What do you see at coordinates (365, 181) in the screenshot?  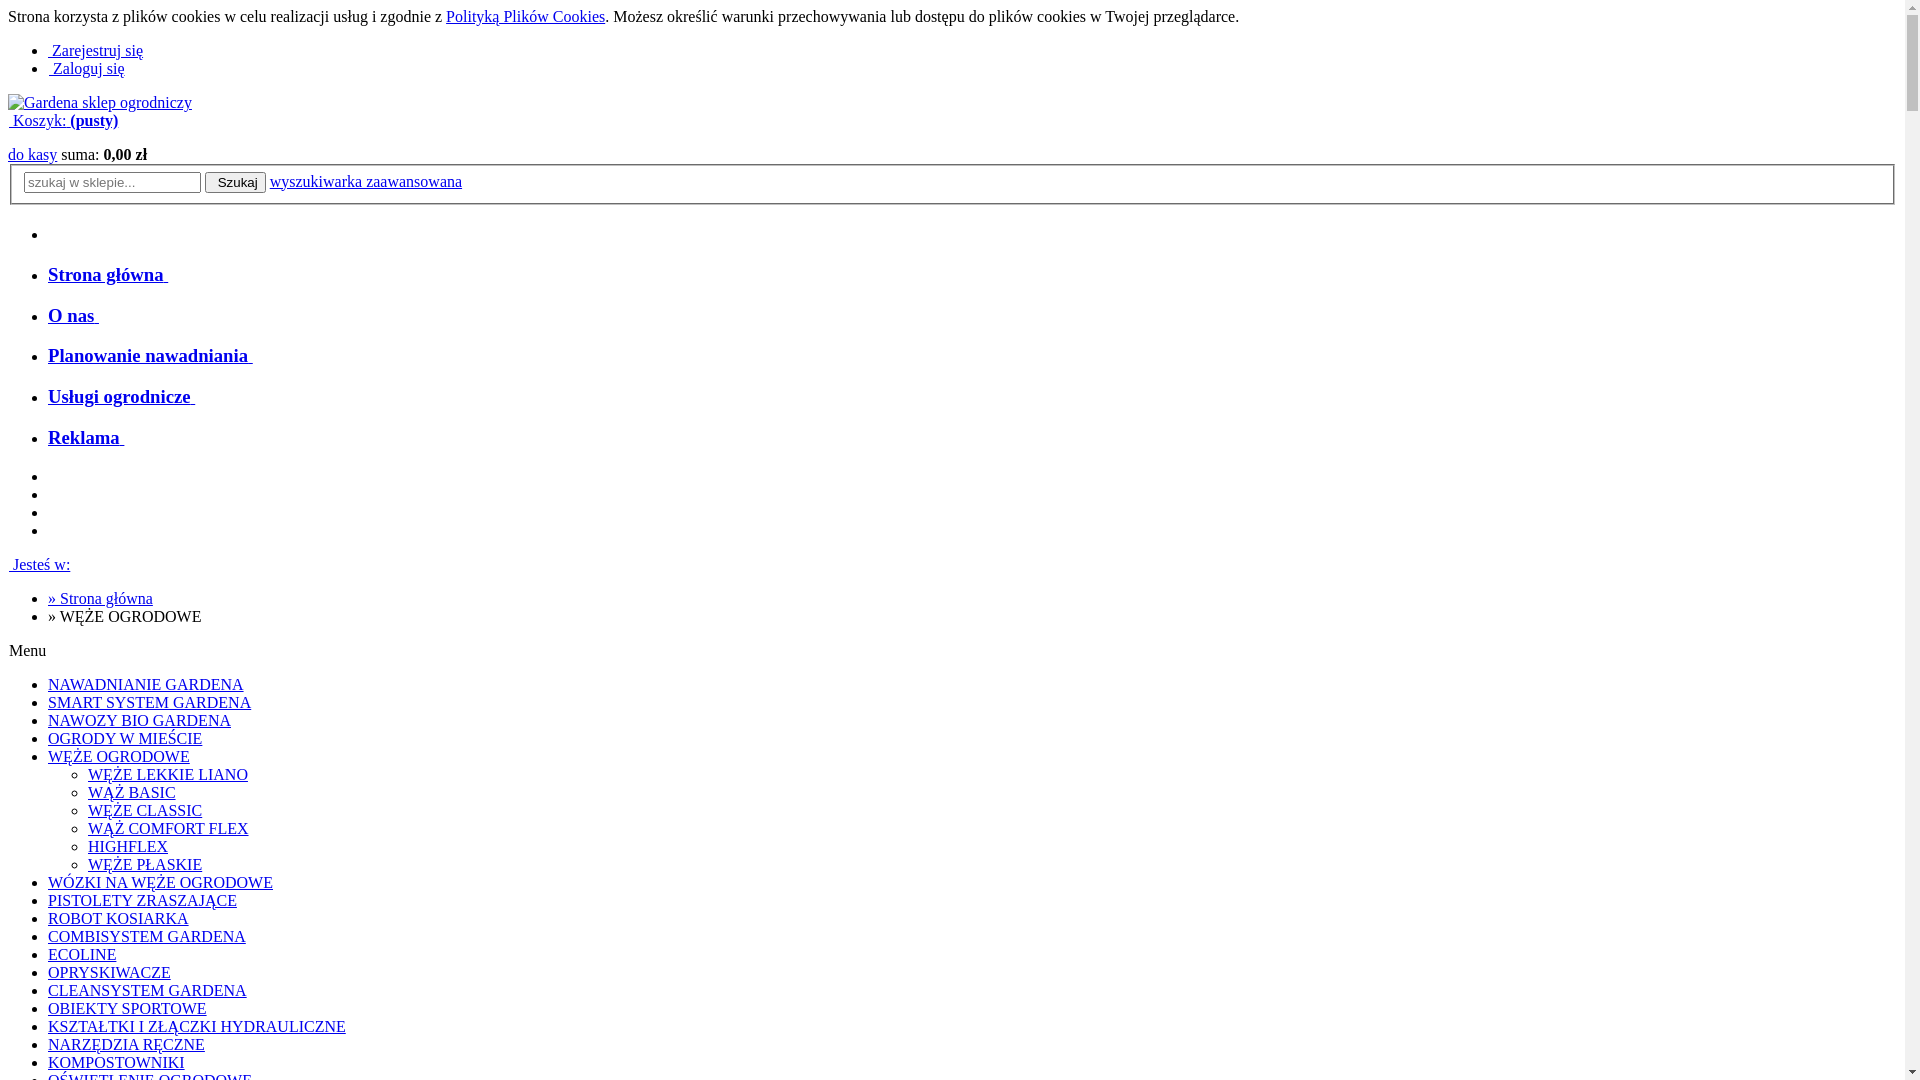 I see `'wyszukiwarka zaawansowana'` at bounding box center [365, 181].